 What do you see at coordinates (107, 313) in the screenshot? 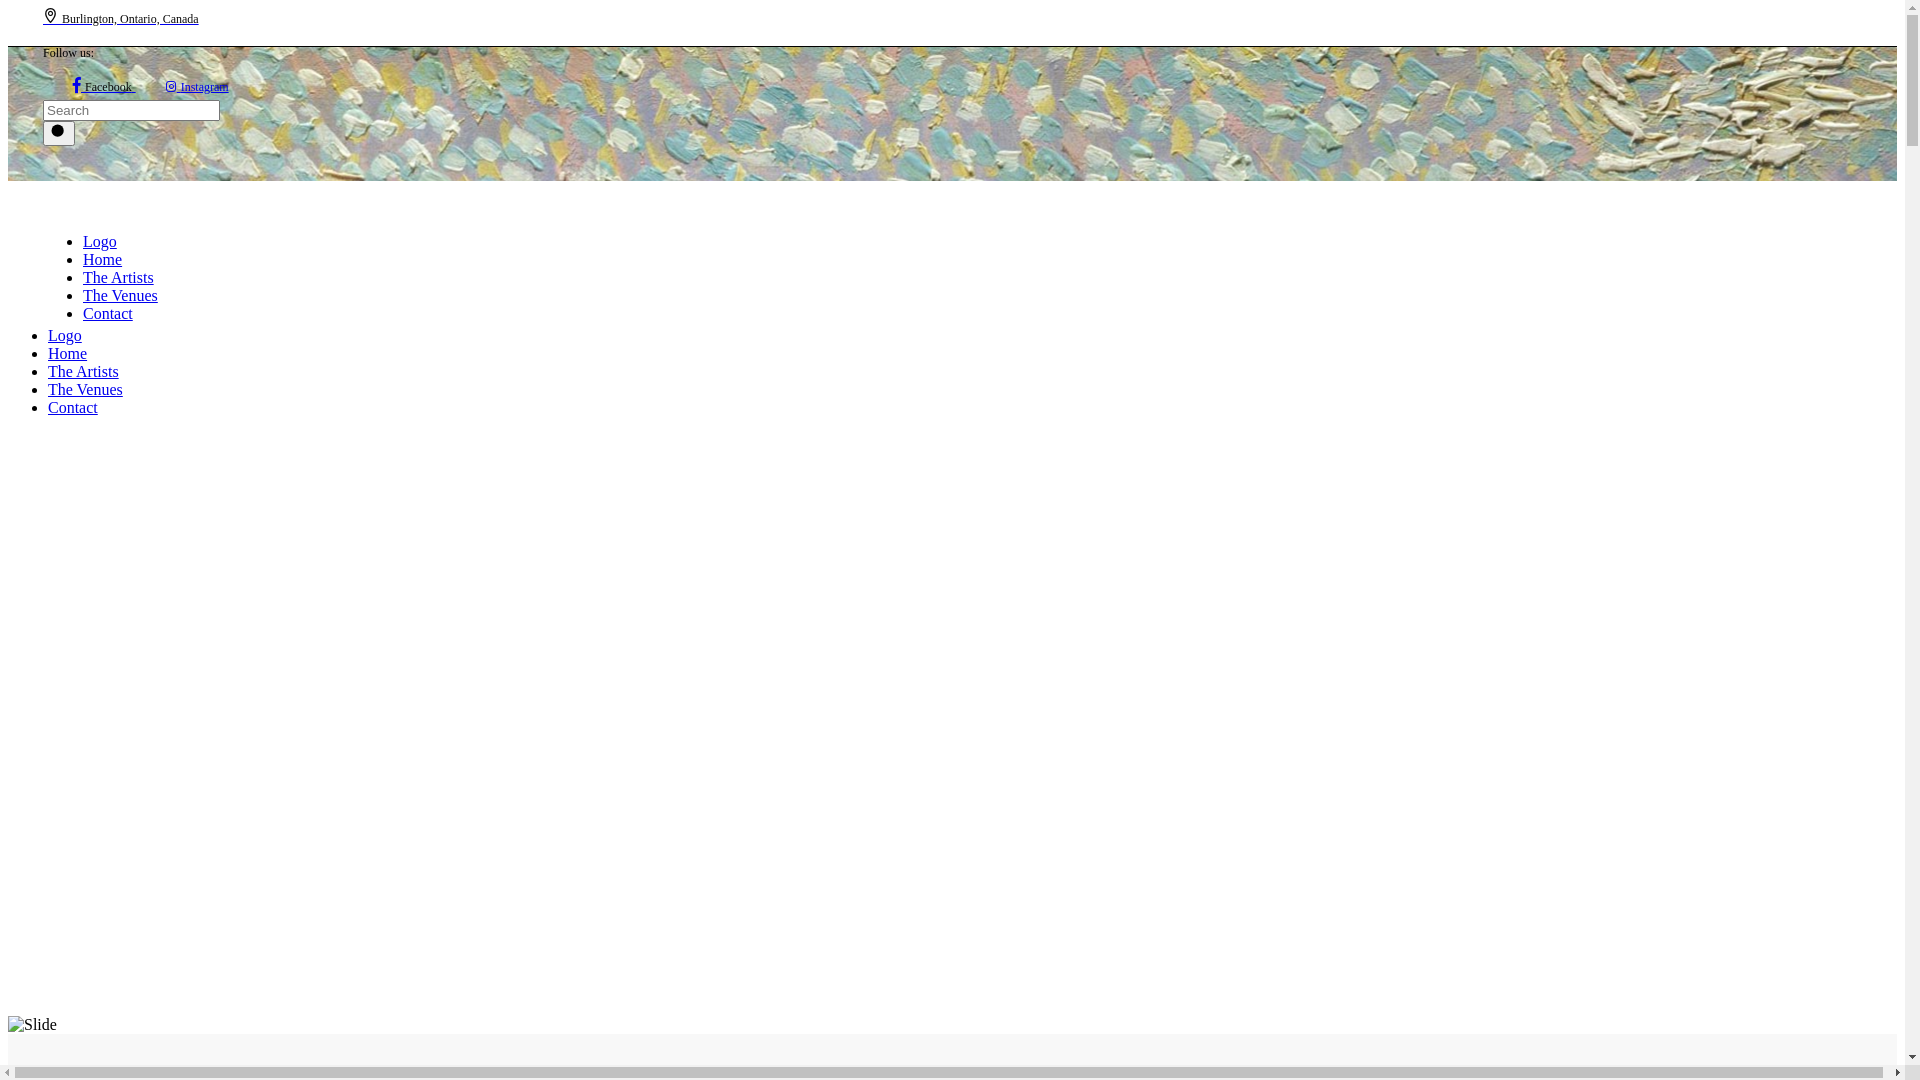
I see `'Contact'` at bounding box center [107, 313].